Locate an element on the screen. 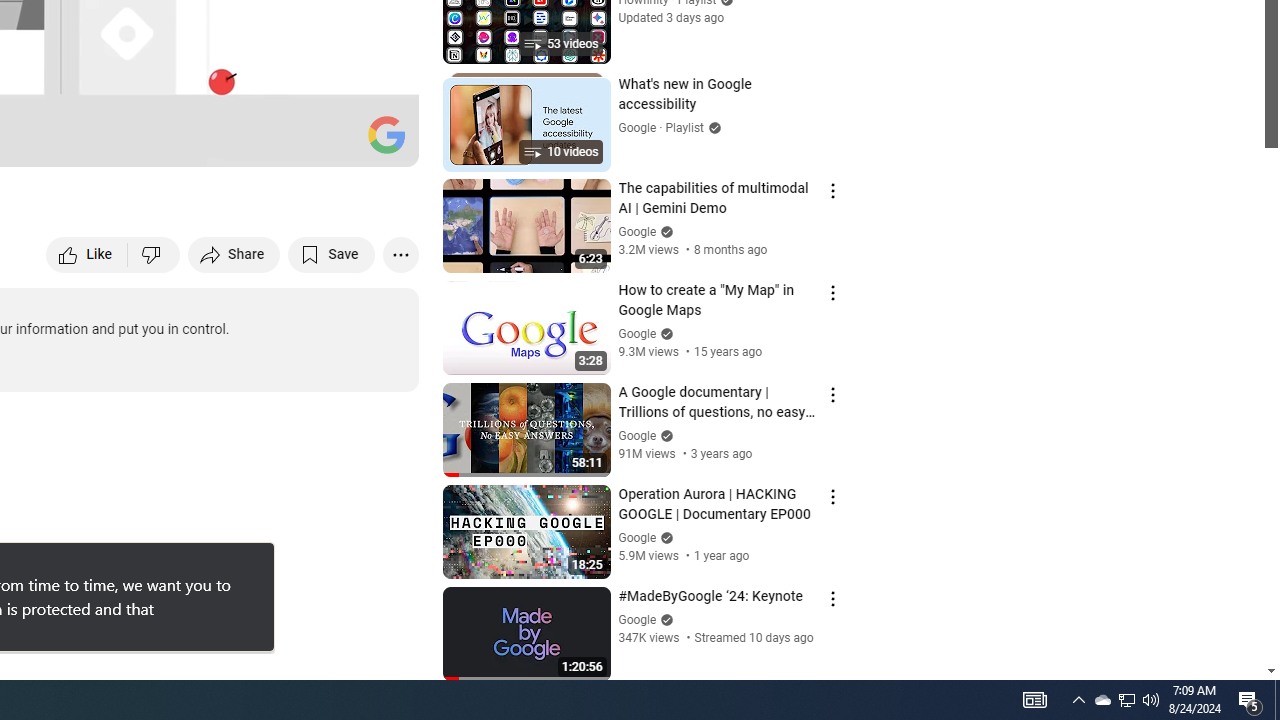 The image size is (1280, 720). 'Subtitles/closed captions unavailable' is located at coordinates (190, 141).